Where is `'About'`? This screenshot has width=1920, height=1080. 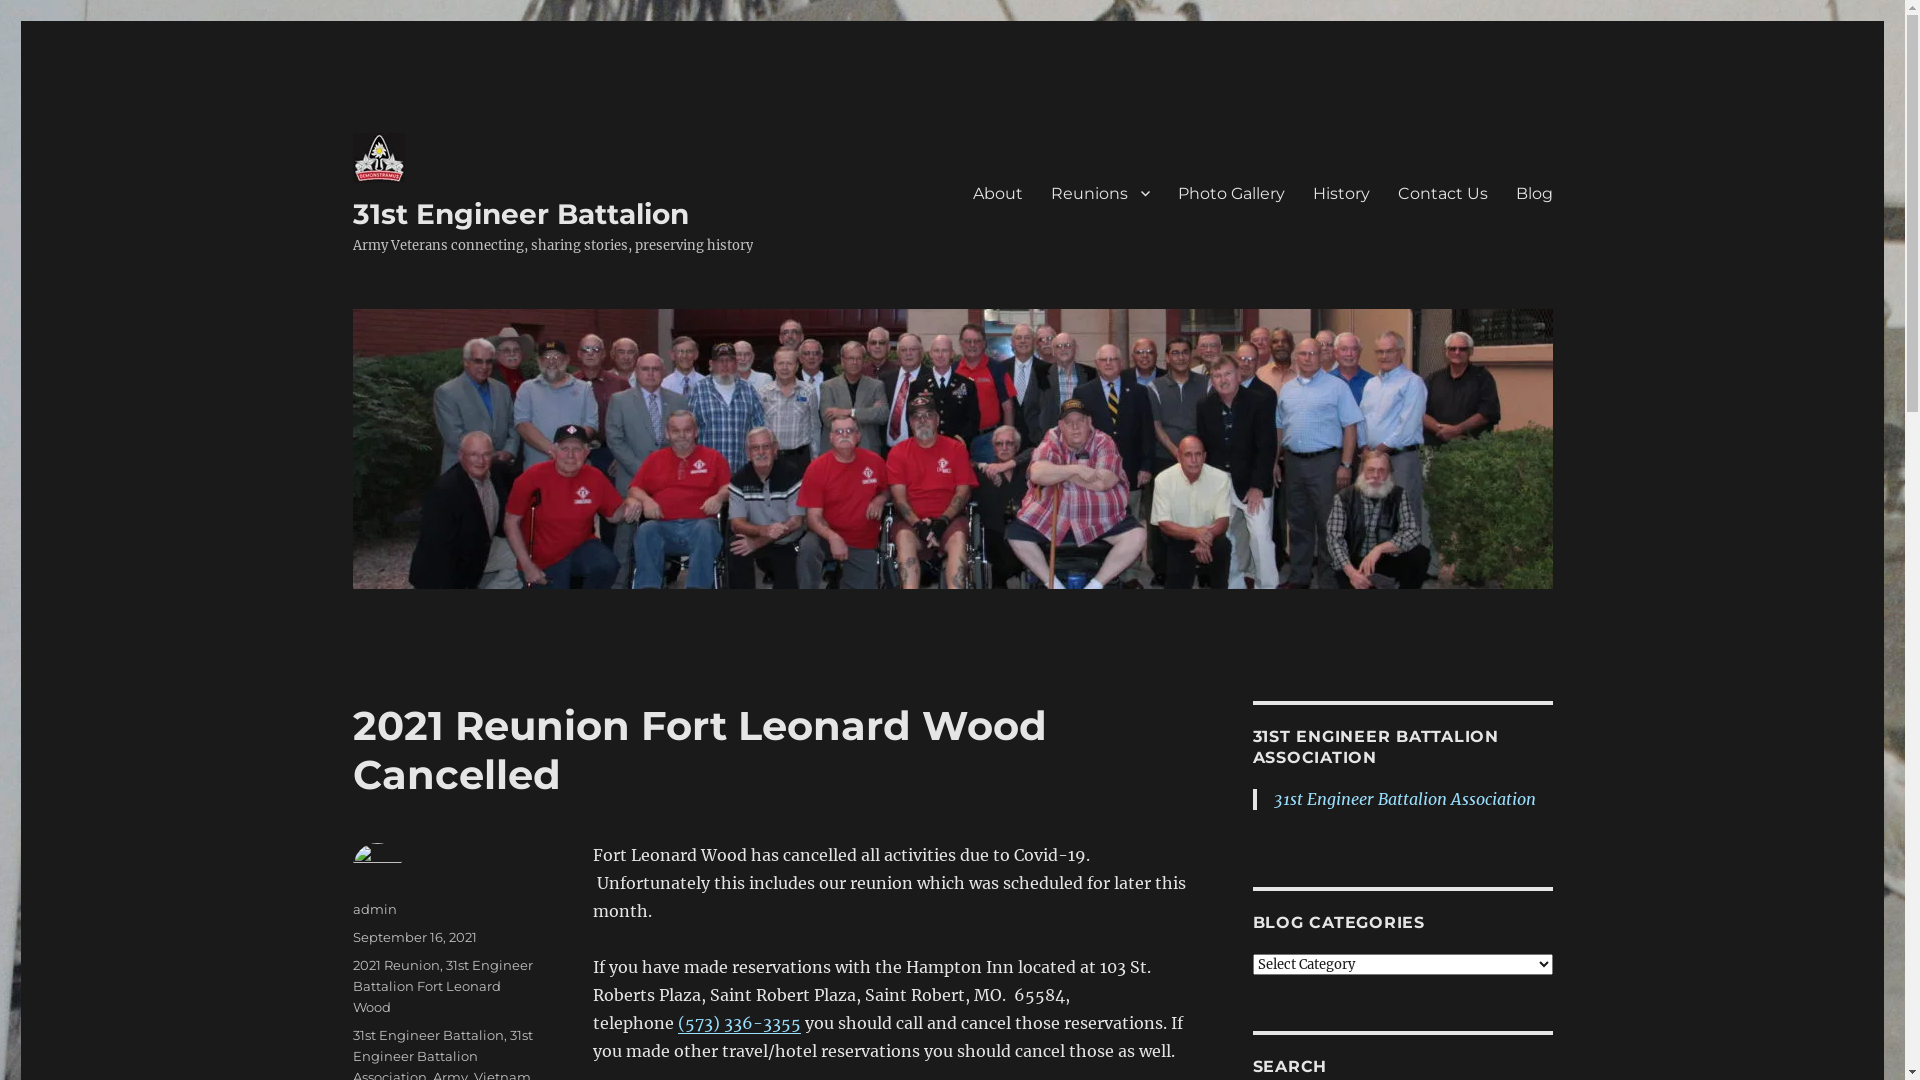 'About' is located at coordinates (997, 192).